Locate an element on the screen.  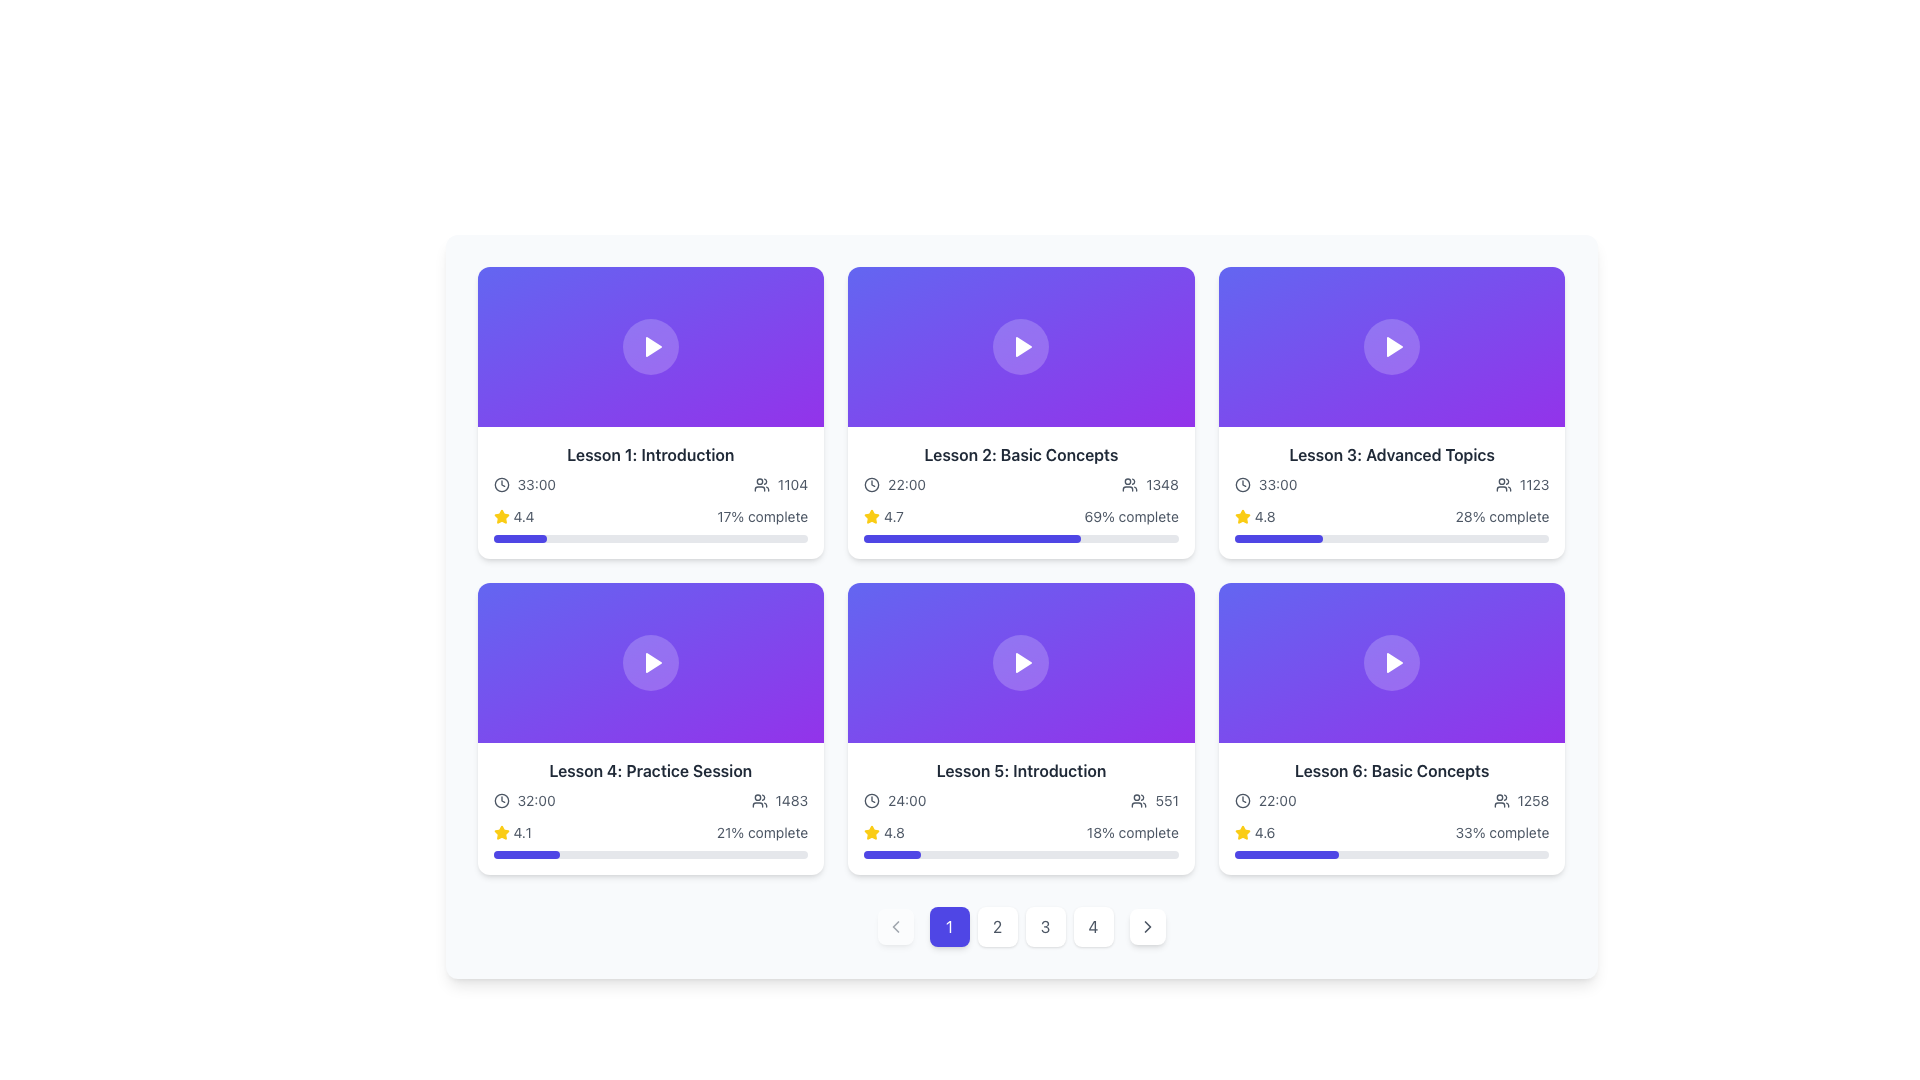
the triangular play button icon, which is styled with a purple fill color and located within a circular boundary on the 'Lesson 4: Practice Session' card, to play the associated video is located at coordinates (653, 663).